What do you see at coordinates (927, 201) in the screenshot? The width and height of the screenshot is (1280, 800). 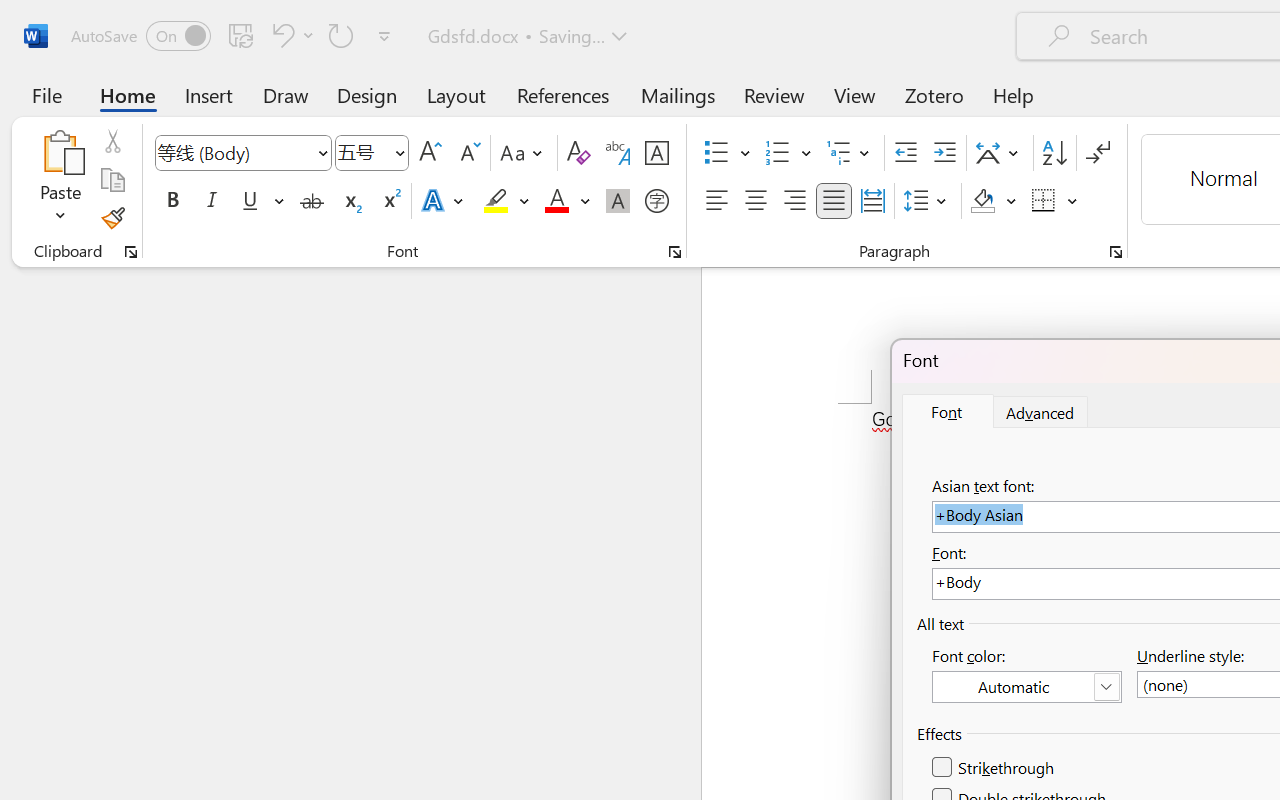 I see `'Line and Paragraph Spacing'` at bounding box center [927, 201].